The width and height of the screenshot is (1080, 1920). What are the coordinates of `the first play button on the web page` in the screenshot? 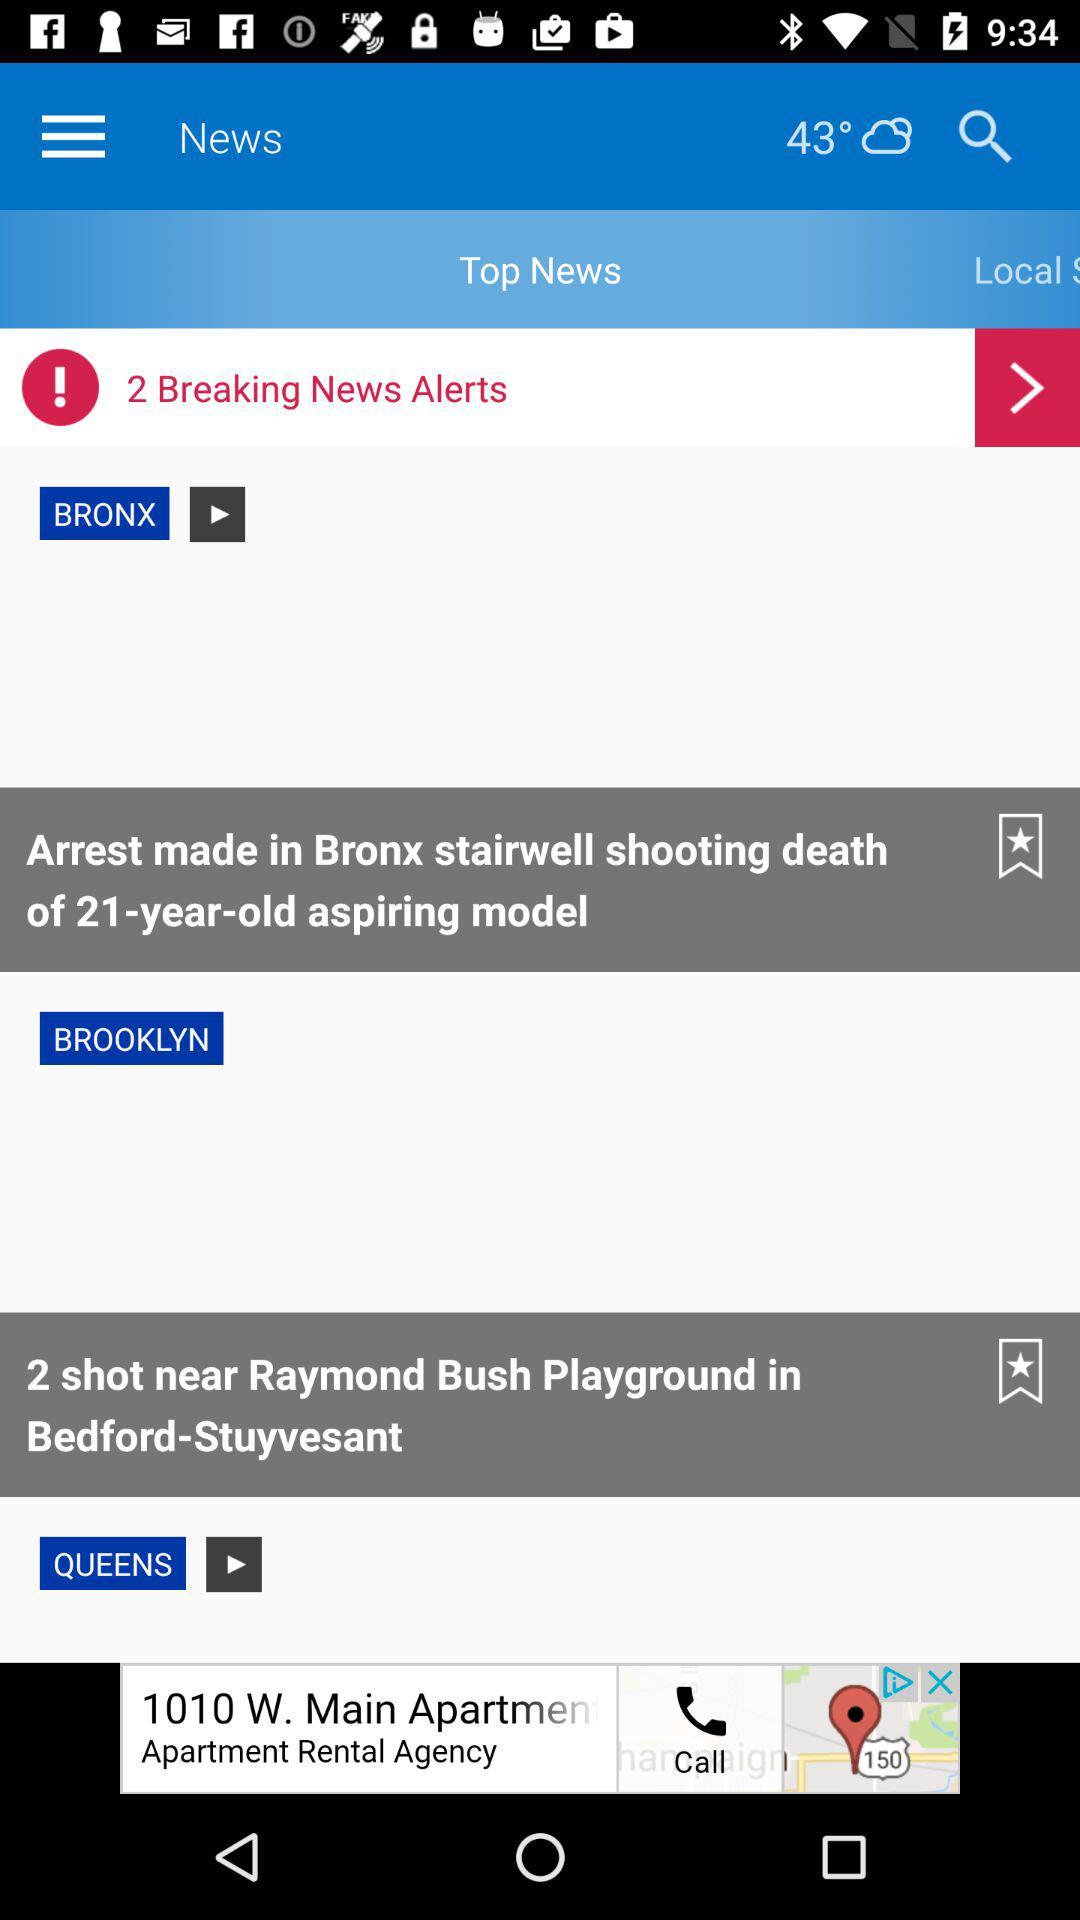 It's located at (218, 514).